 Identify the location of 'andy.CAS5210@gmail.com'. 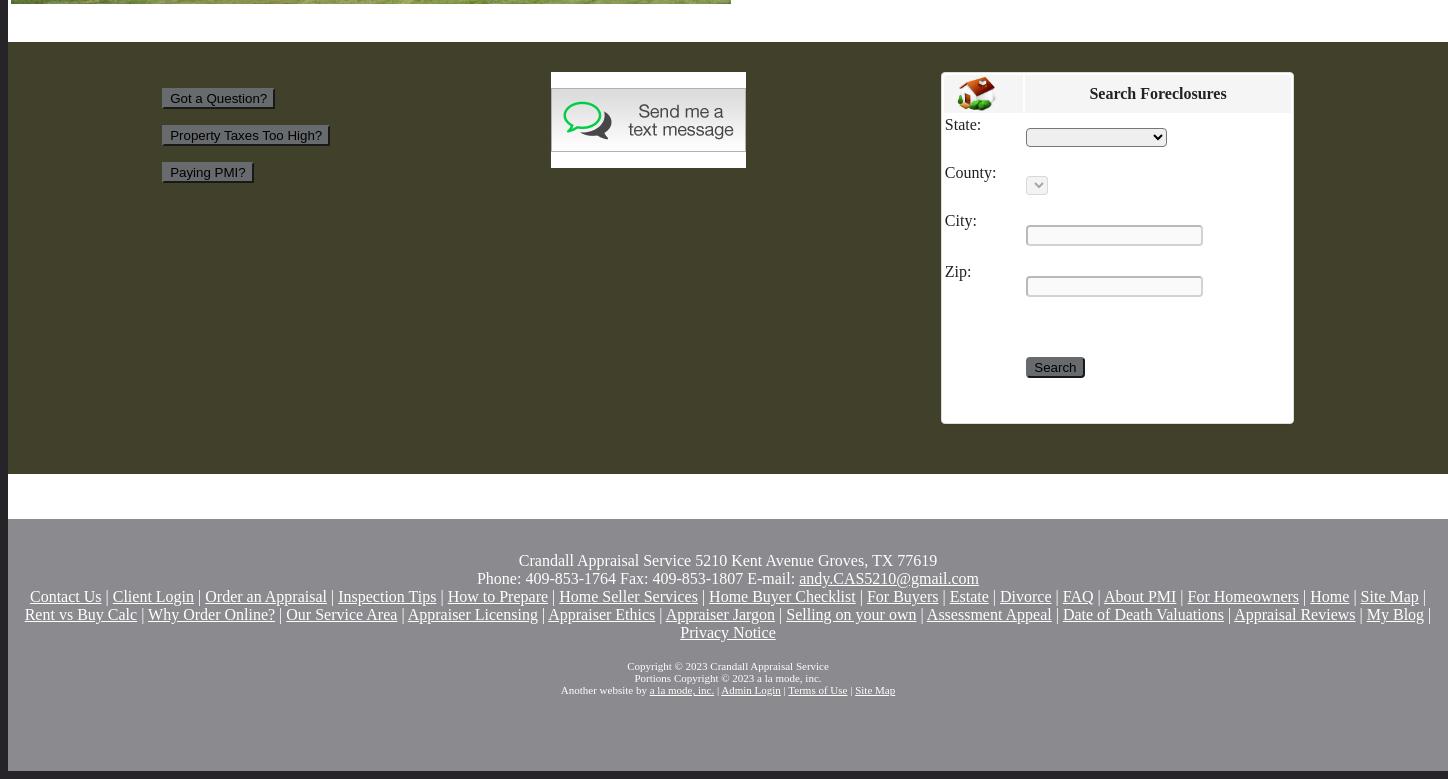
(888, 577).